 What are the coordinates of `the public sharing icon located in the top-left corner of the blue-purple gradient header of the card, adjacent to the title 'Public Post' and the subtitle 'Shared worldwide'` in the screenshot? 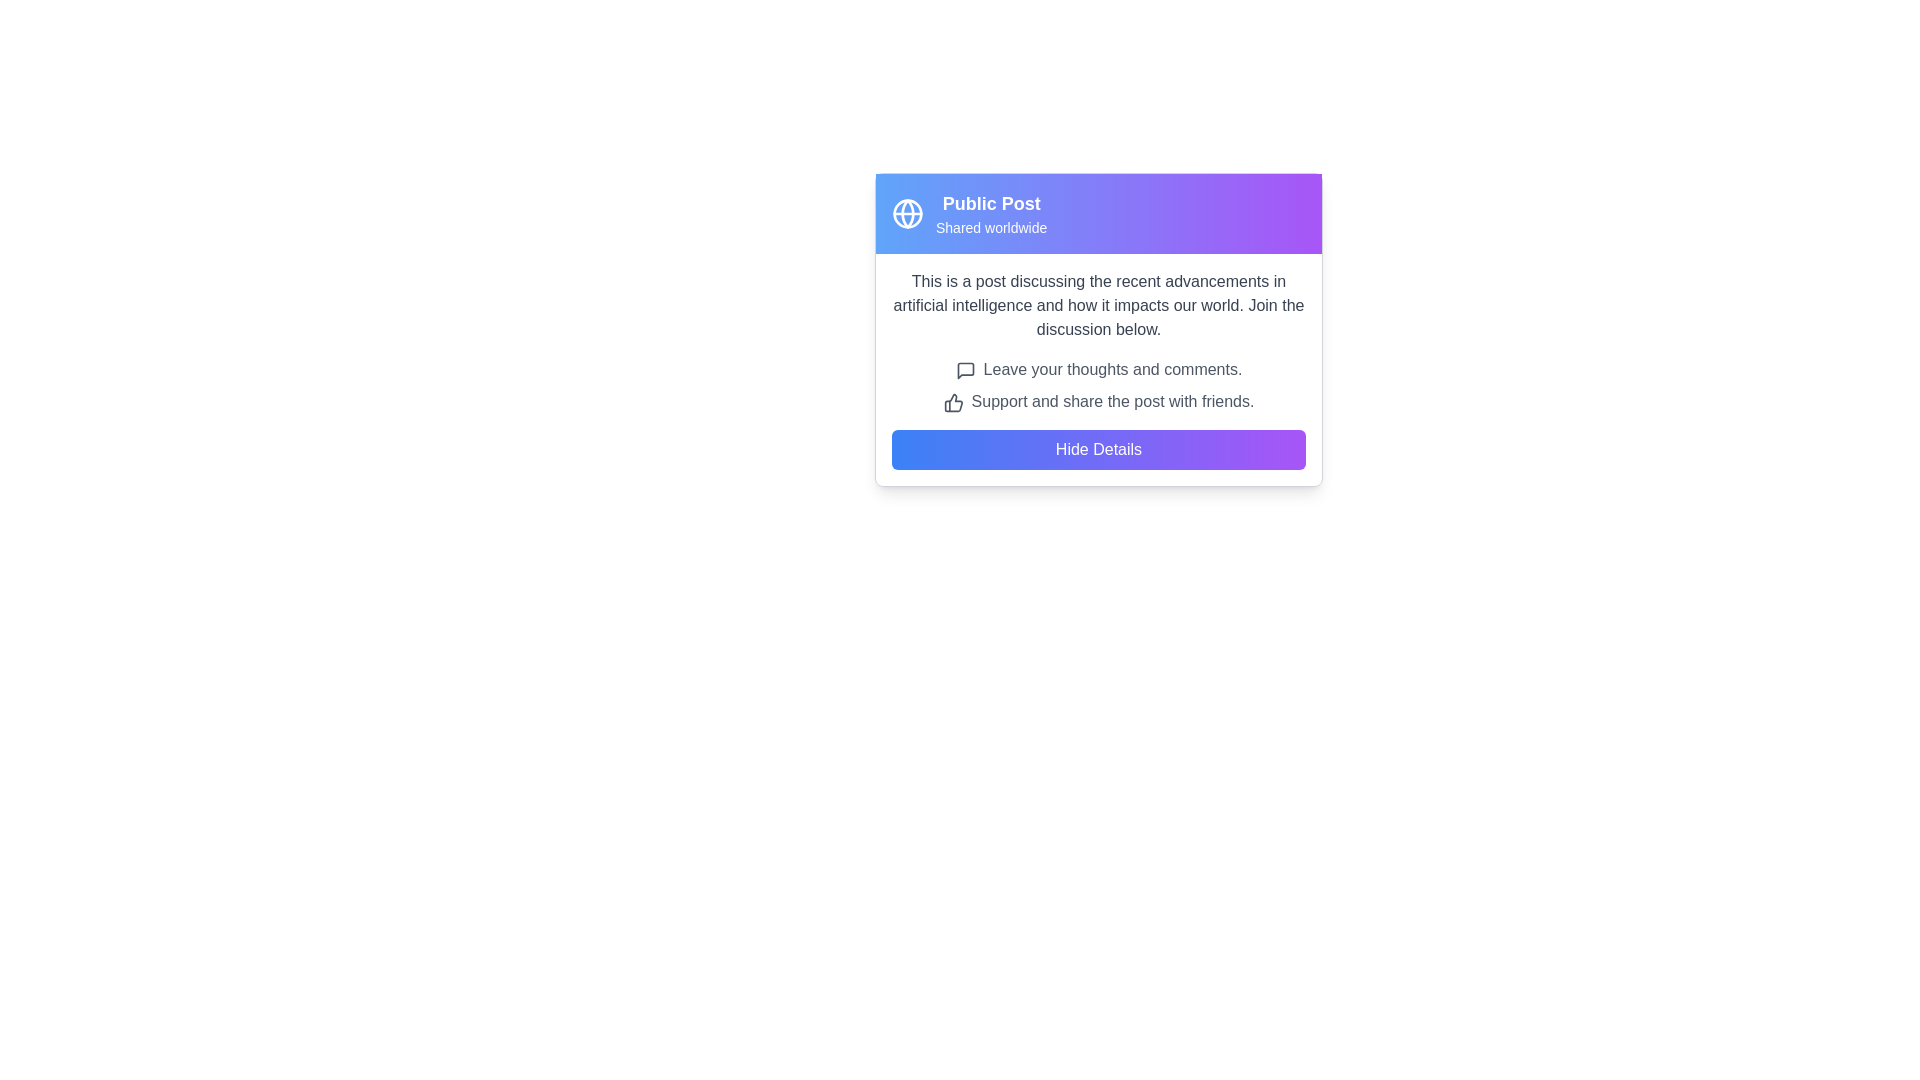 It's located at (906, 213).